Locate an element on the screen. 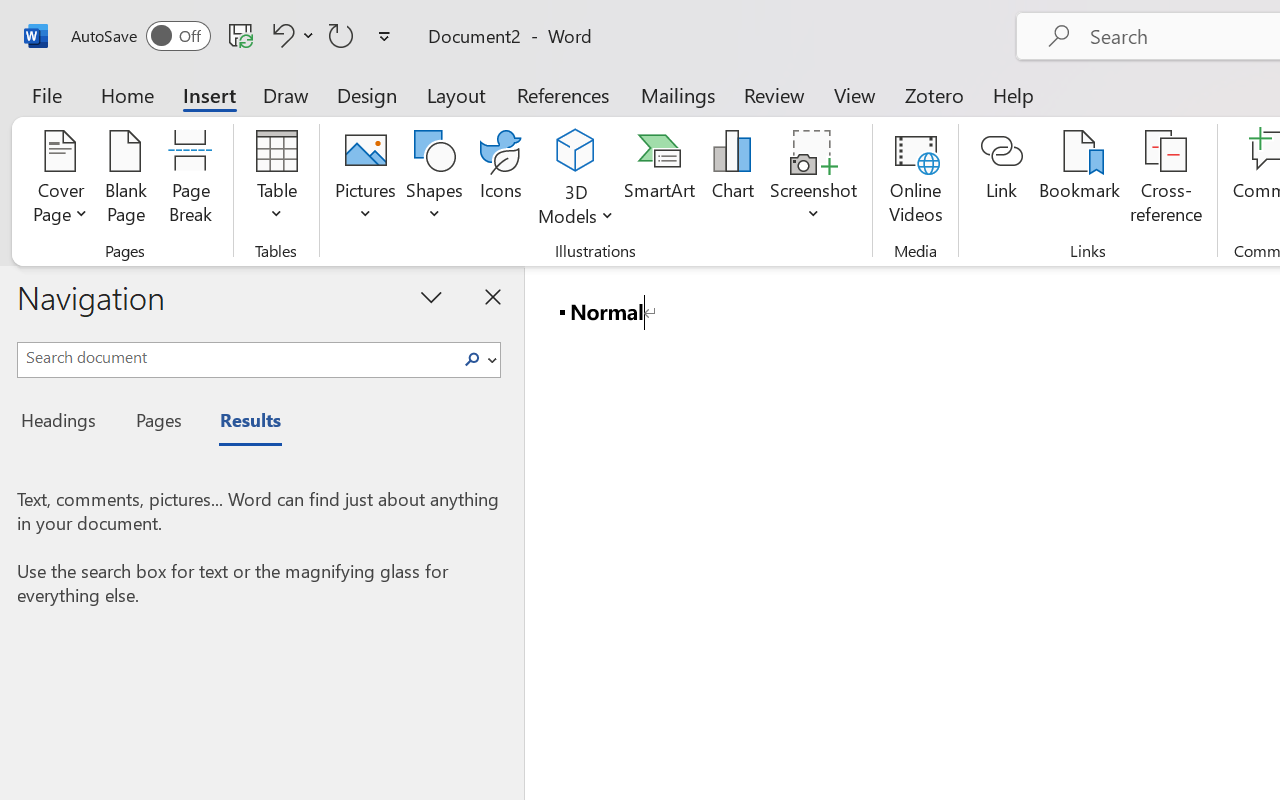 This screenshot has width=1280, height=800. 'References' is located at coordinates (562, 94).